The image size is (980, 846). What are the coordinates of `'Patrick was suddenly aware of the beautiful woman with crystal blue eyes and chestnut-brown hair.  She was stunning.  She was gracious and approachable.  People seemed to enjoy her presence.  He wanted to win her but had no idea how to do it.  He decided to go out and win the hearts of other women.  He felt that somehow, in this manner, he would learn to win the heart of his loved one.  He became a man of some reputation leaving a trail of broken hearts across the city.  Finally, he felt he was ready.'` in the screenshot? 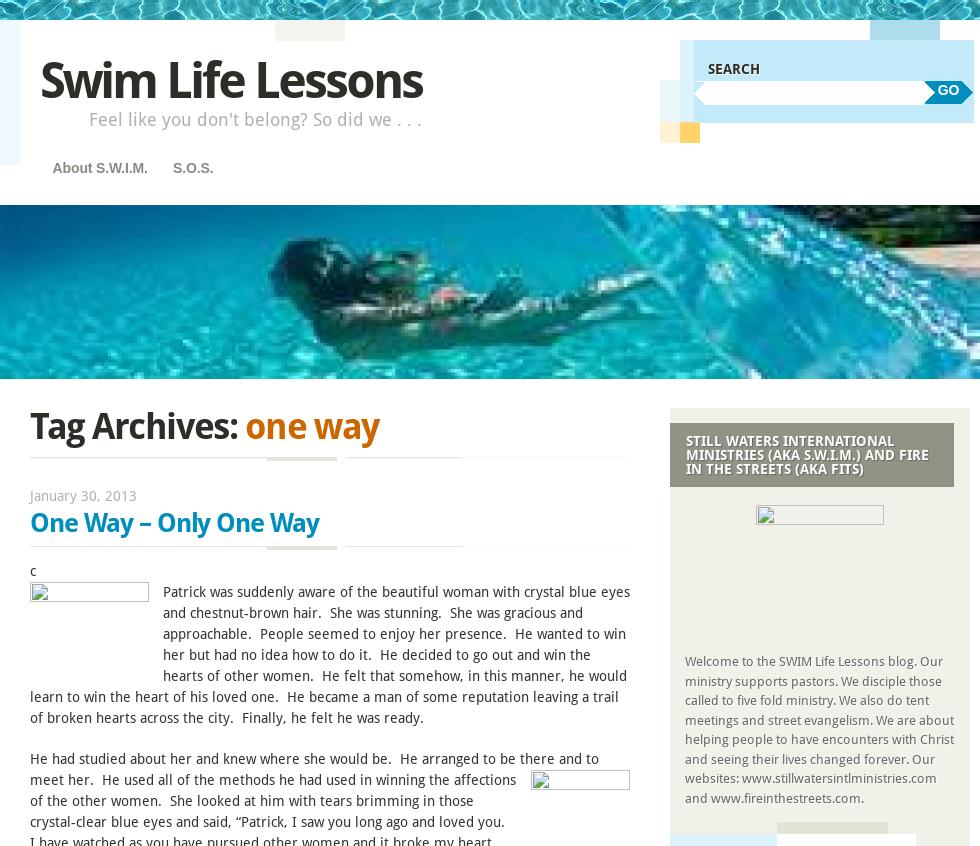 It's located at (329, 654).